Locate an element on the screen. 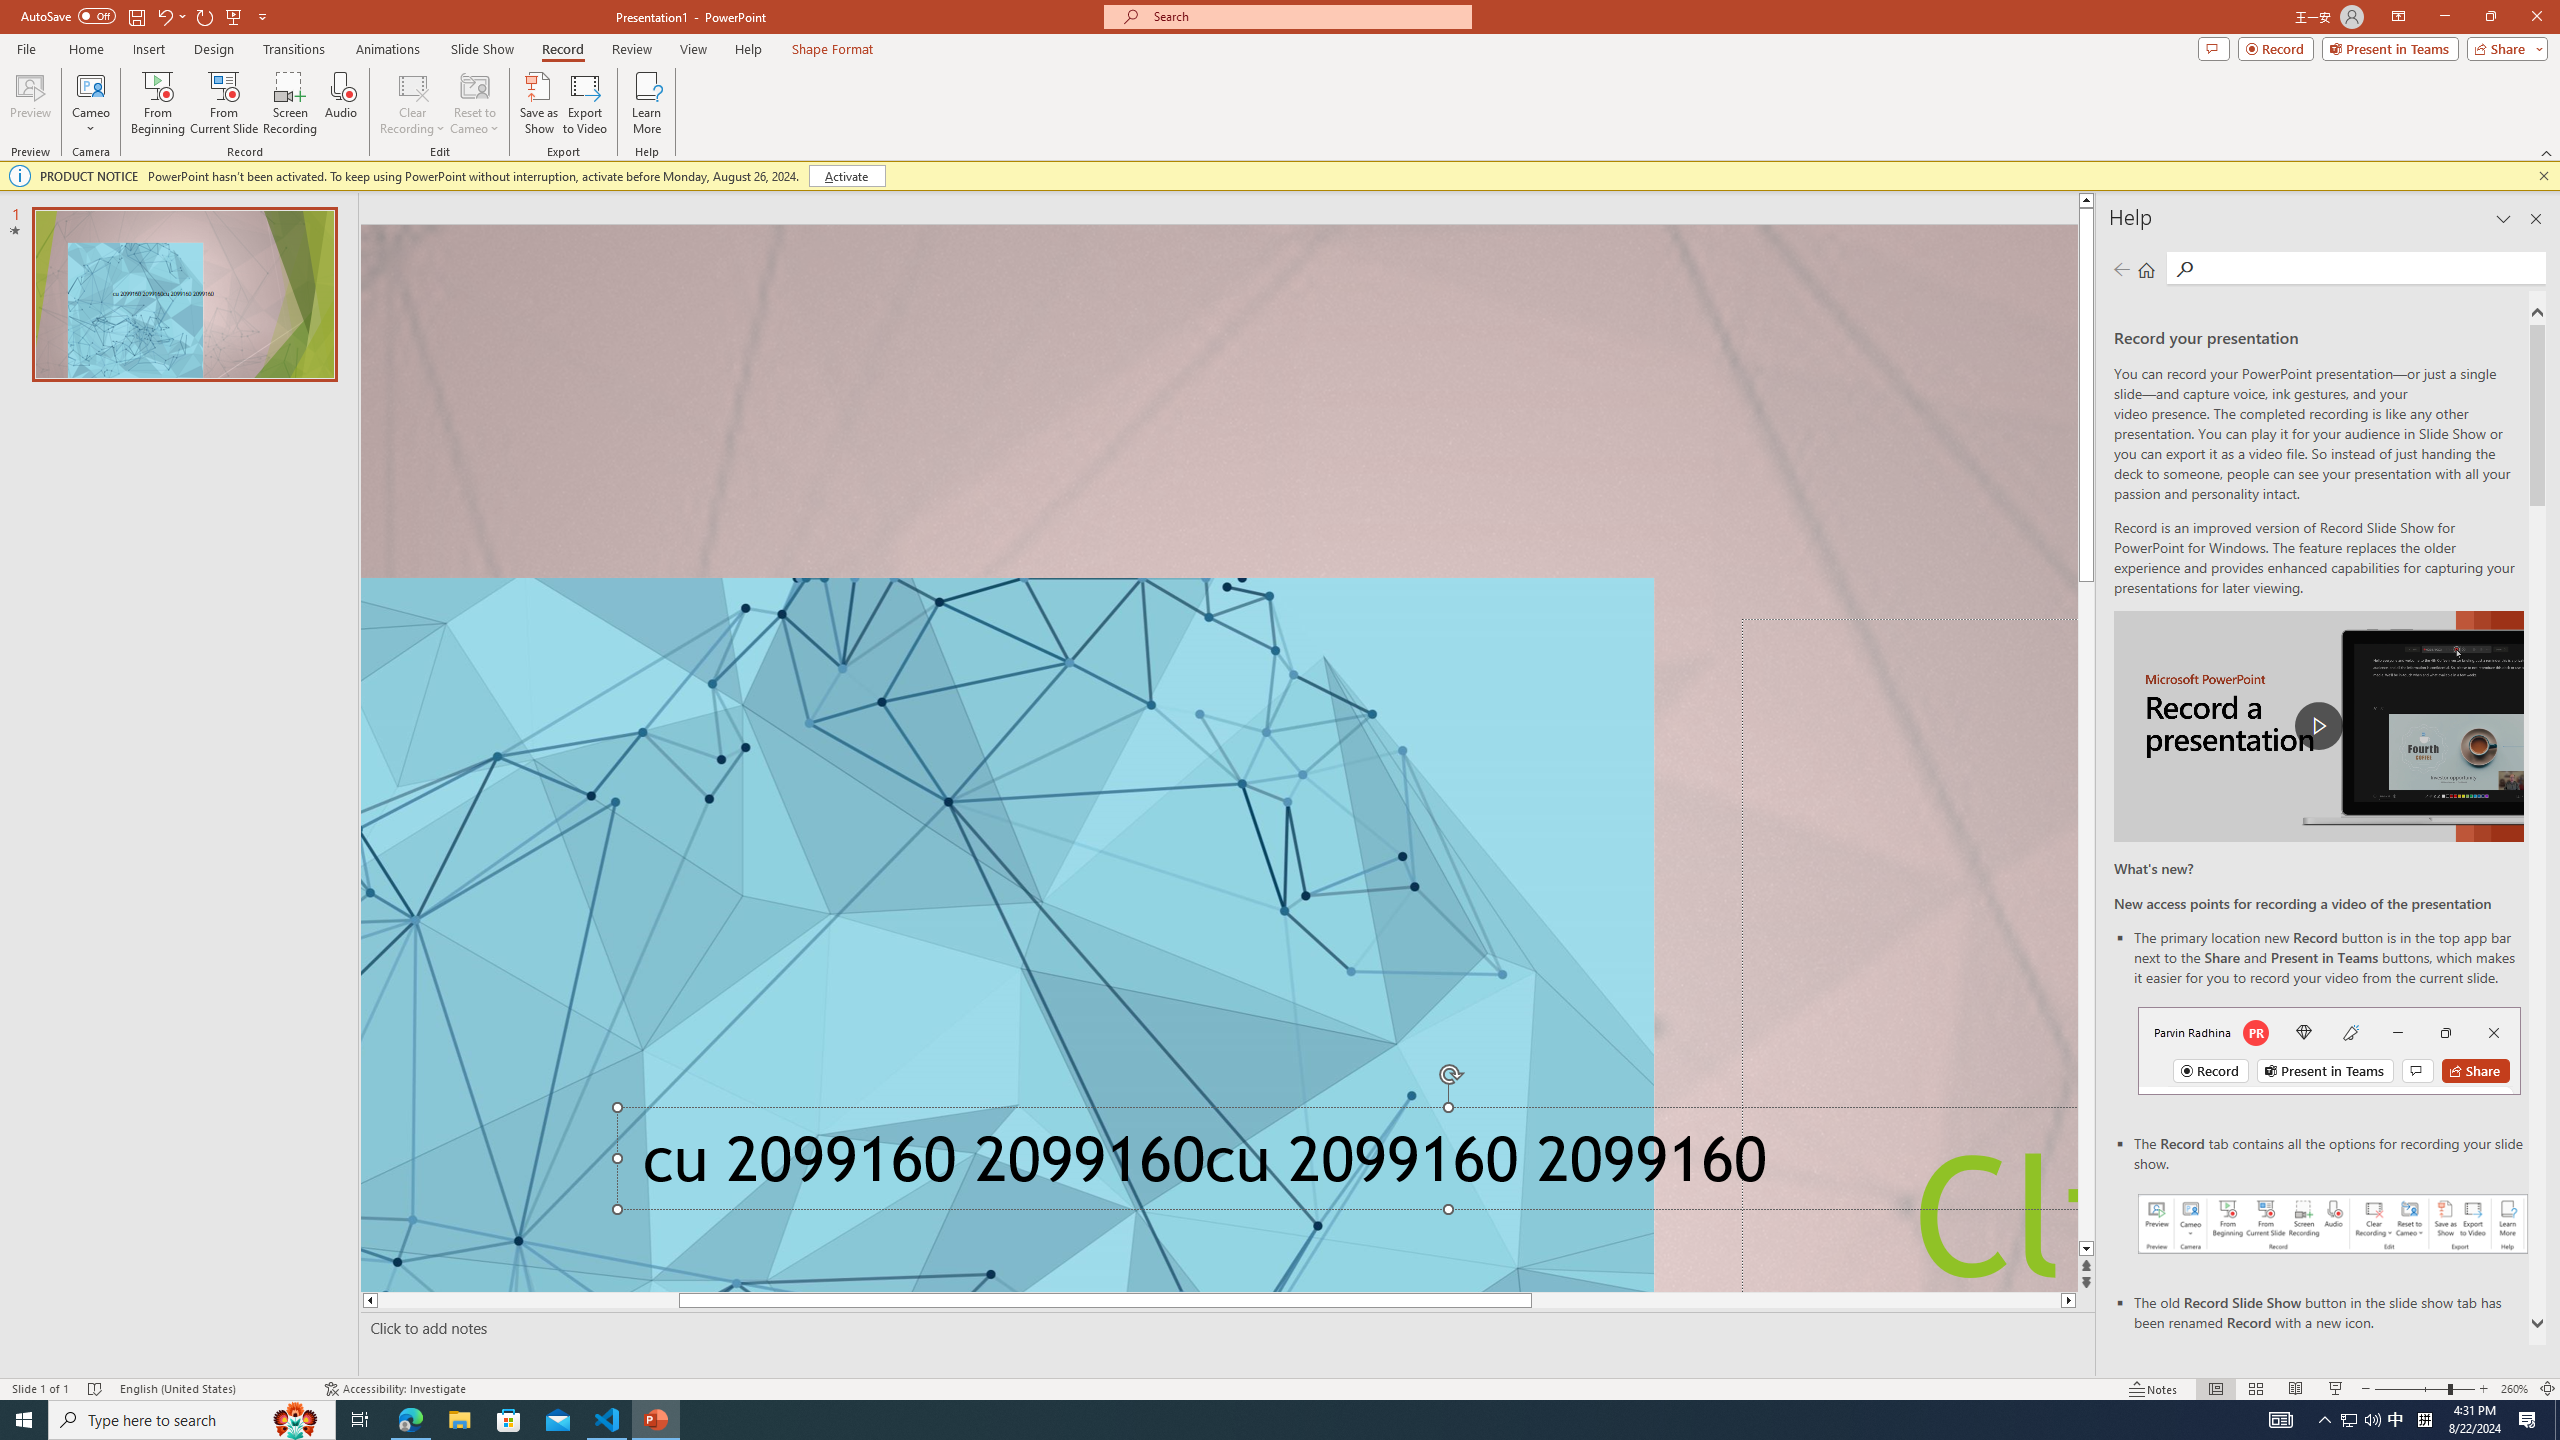 The image size is (2560, 1440). 'Screen Recording' is located at coordinates (289, 103).